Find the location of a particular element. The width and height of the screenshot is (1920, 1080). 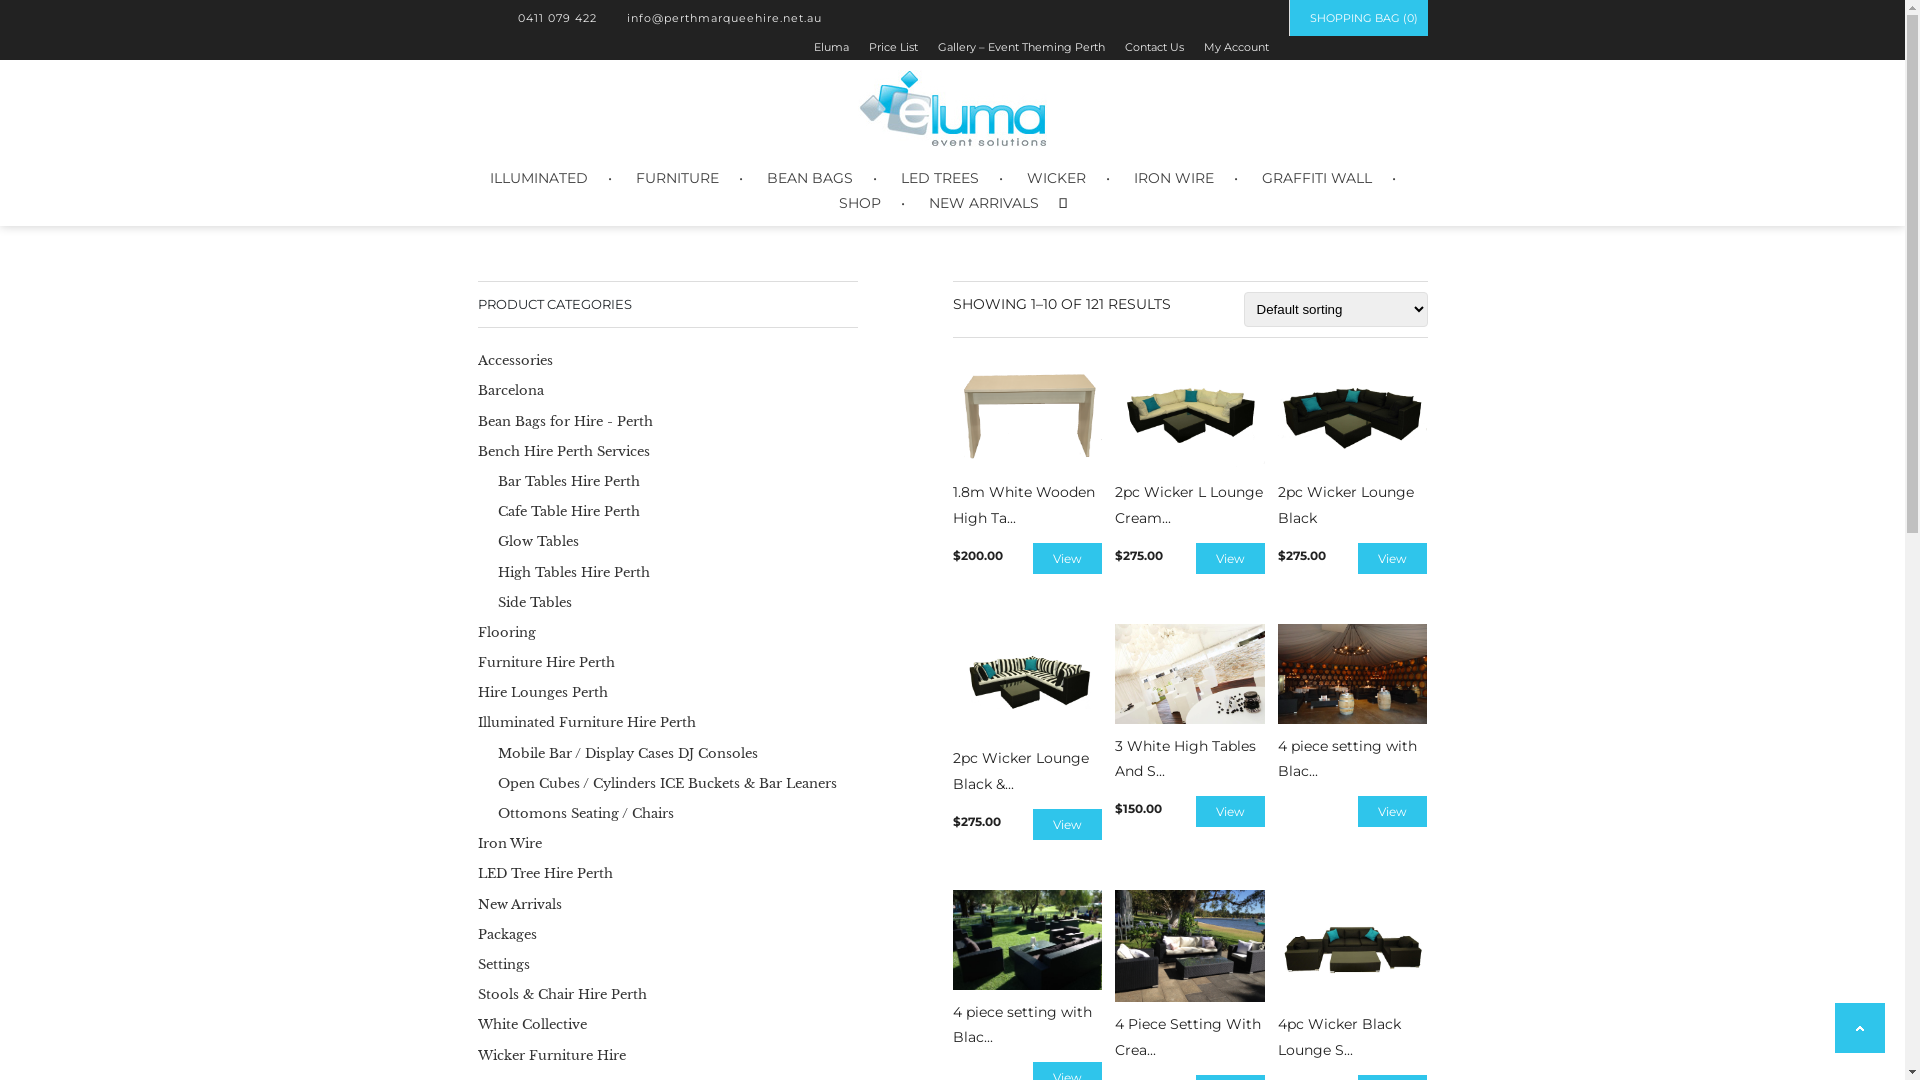

'Mobile Bar / Display Cases DJ Consoles' is located at coordinates (627, 753).